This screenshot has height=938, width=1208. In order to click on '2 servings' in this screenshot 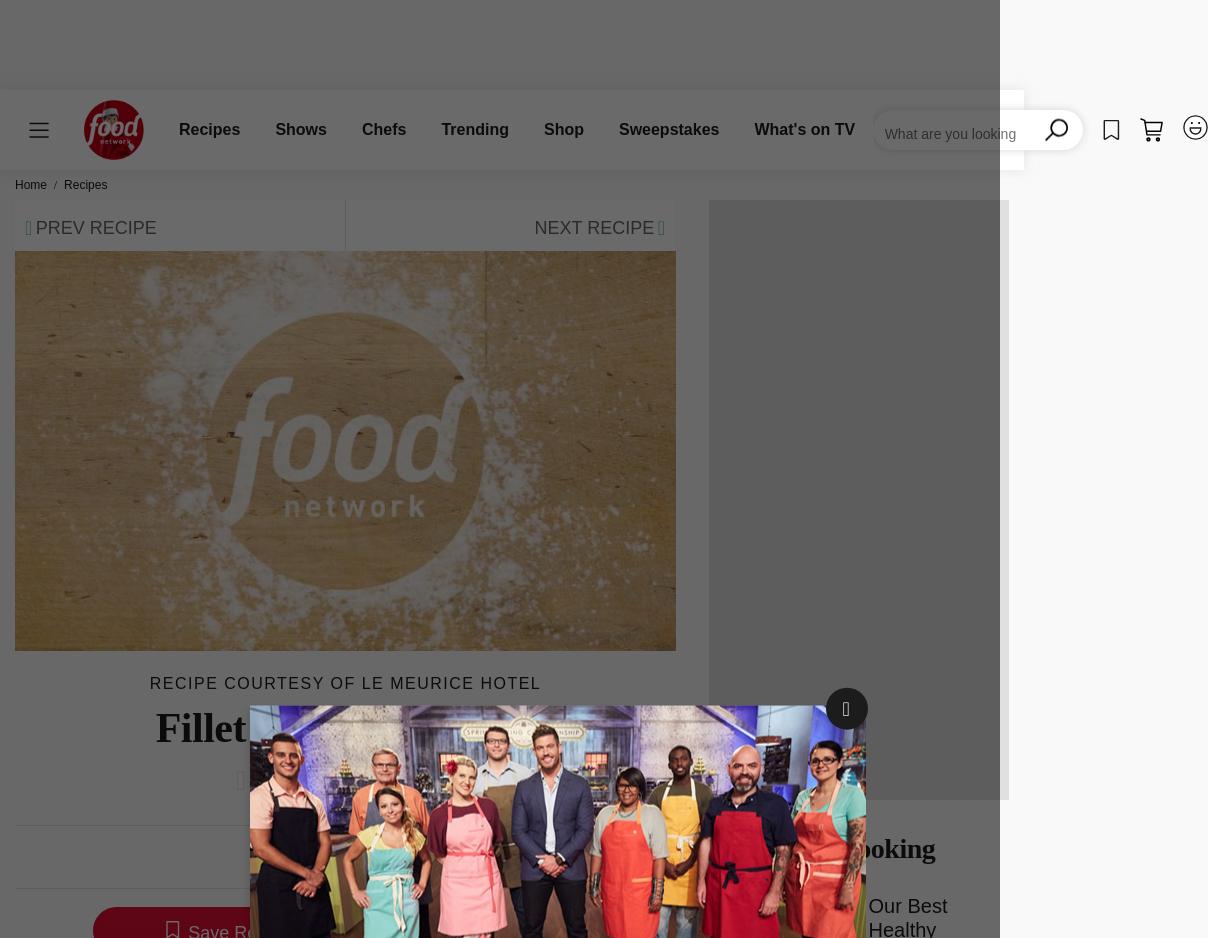, I will do `click(466, 858)`.